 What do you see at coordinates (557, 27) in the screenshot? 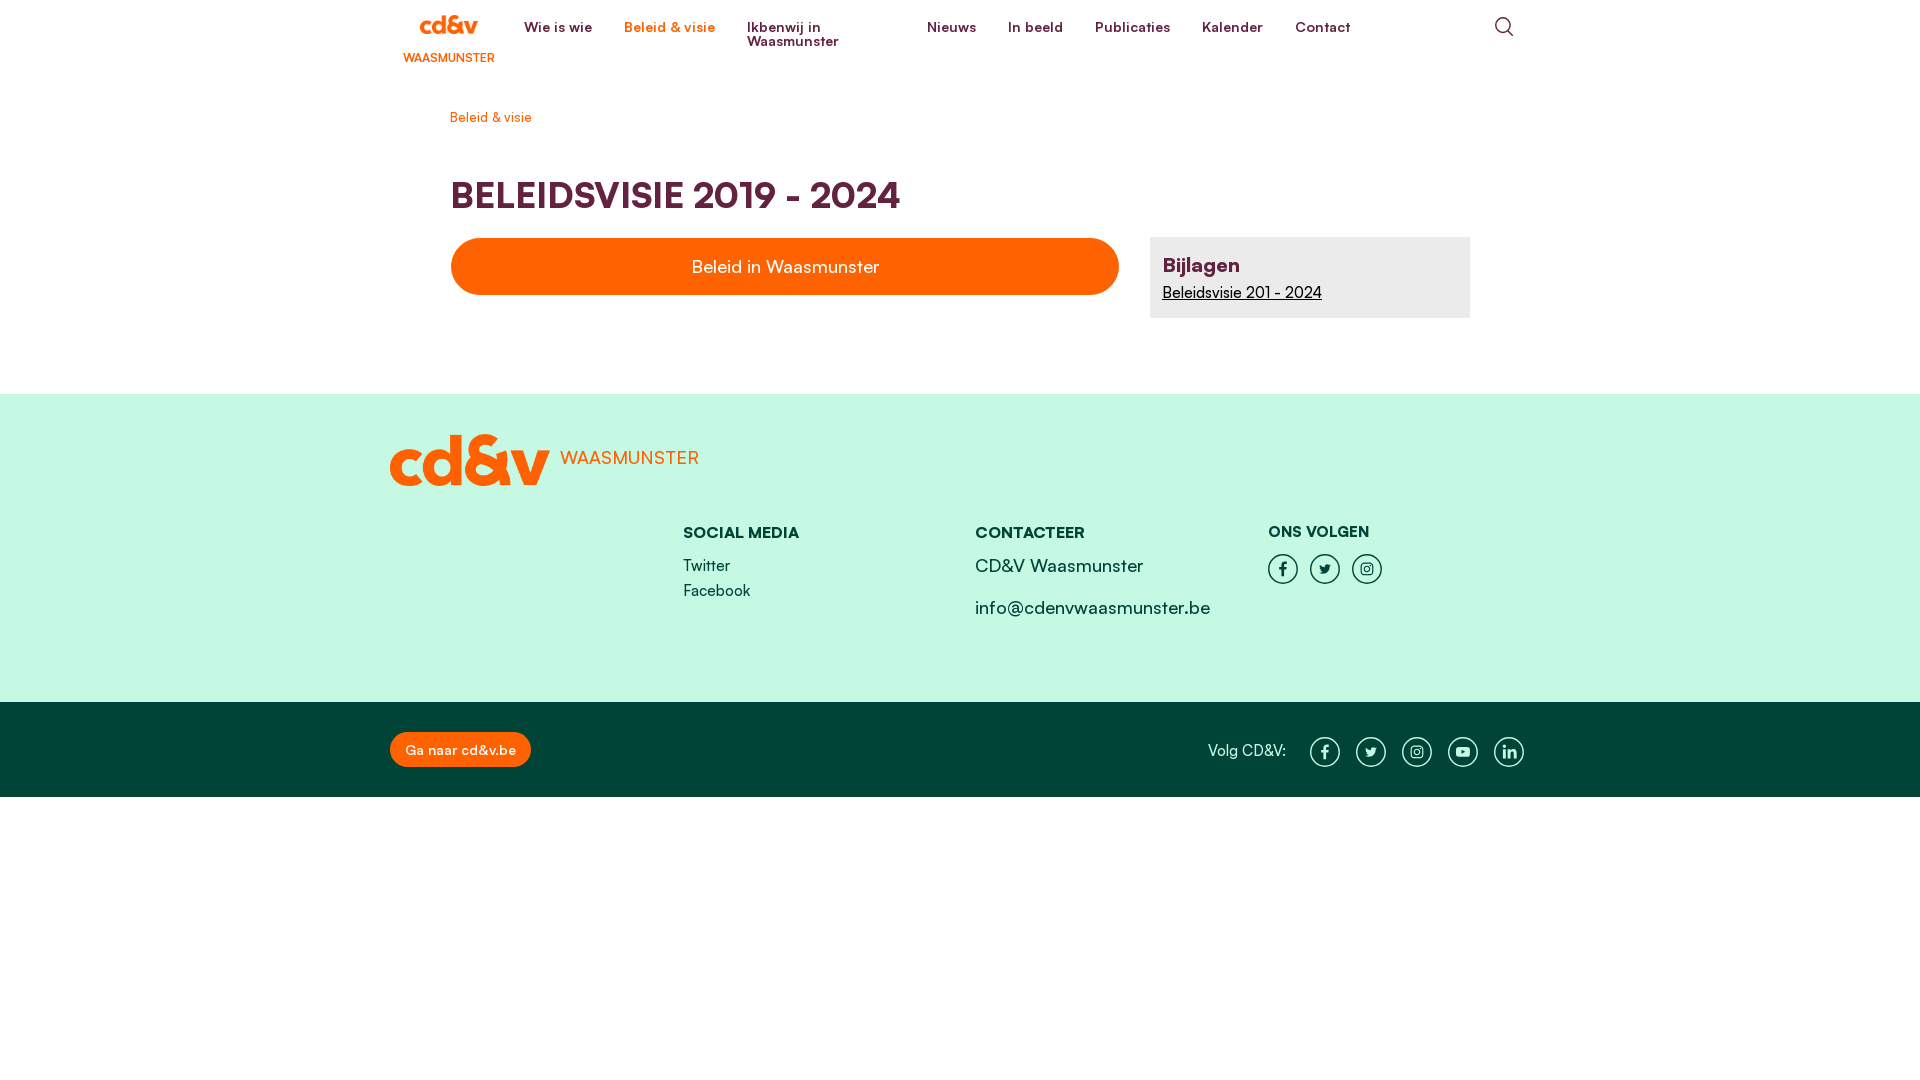
I see `'Wie is wie'` at bounding box center [557, 27].